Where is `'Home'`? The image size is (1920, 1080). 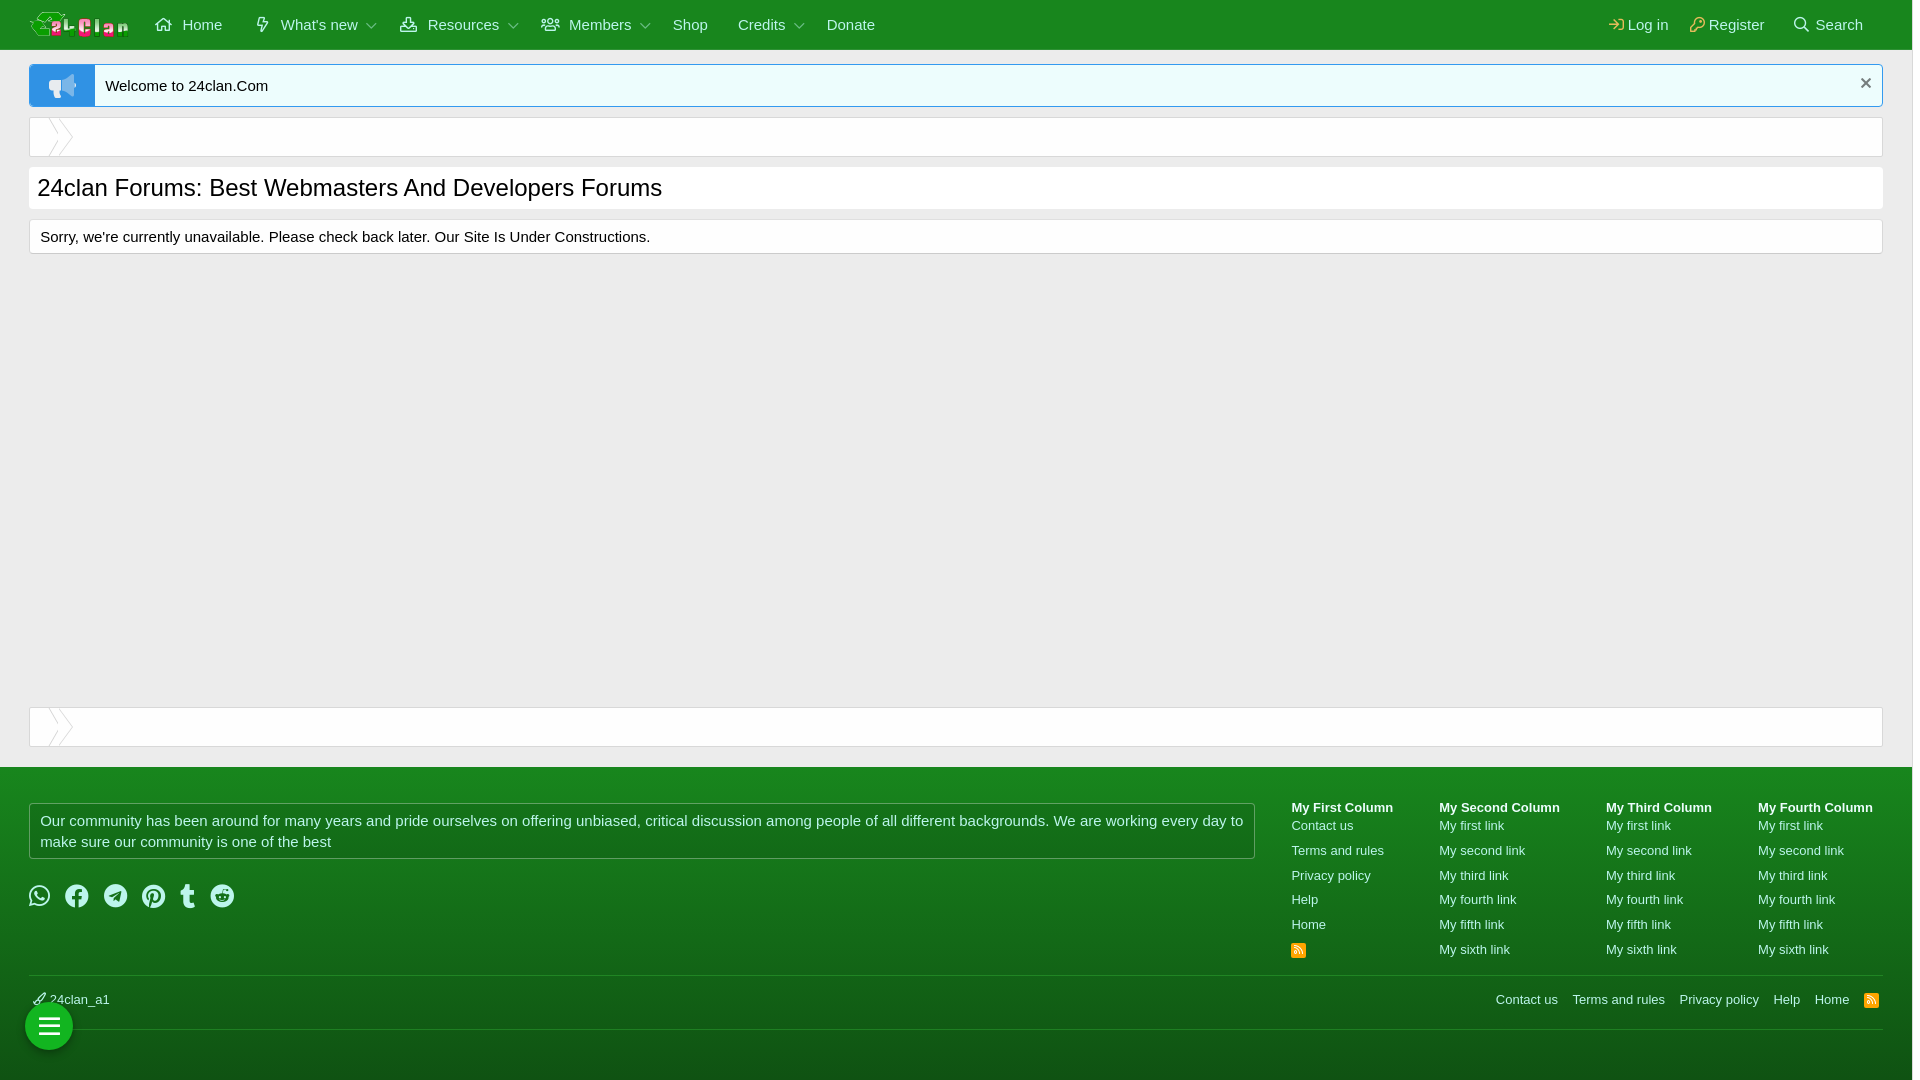
'Home' is located at coordinates (138, 24).